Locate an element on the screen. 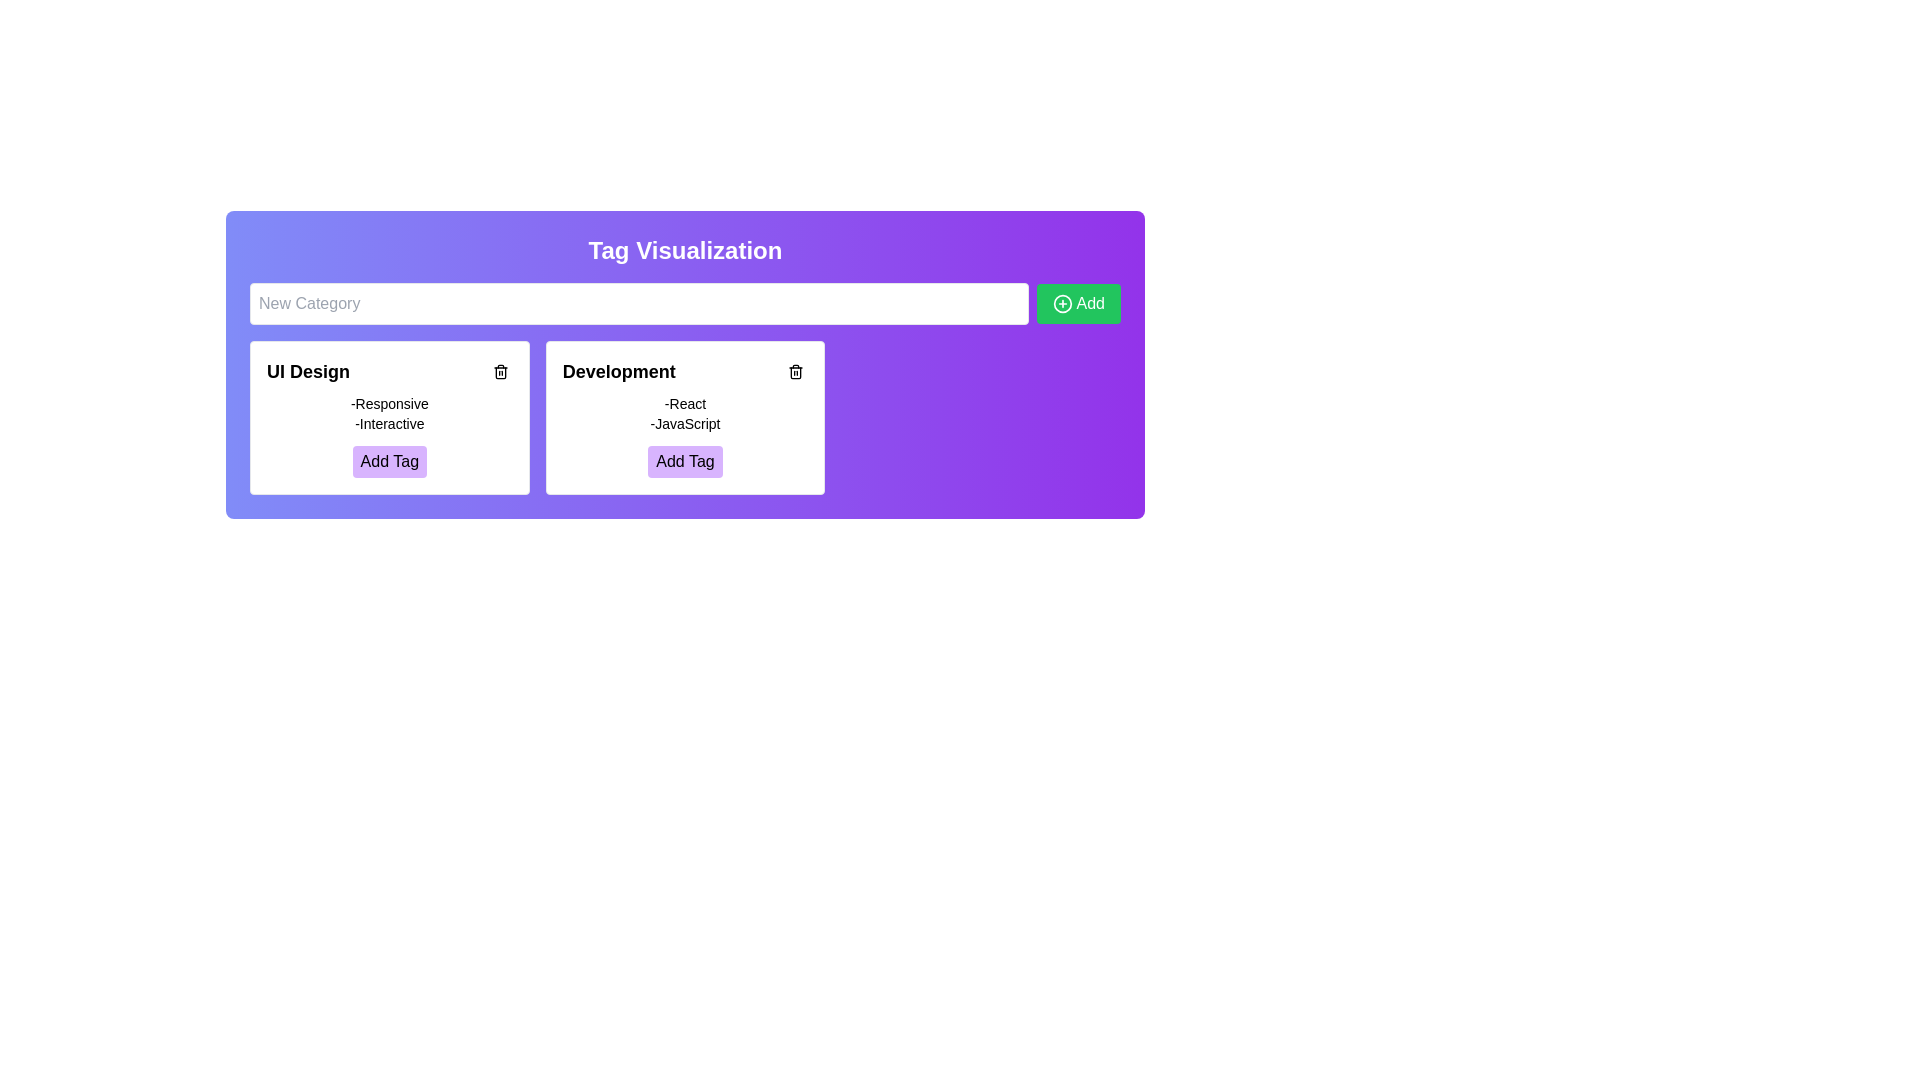 The image size is (1920, 1080). the button located at the top-right corner of the interface, adjacent to the 'New Category' text input field is located at coordinates (1077, 304).